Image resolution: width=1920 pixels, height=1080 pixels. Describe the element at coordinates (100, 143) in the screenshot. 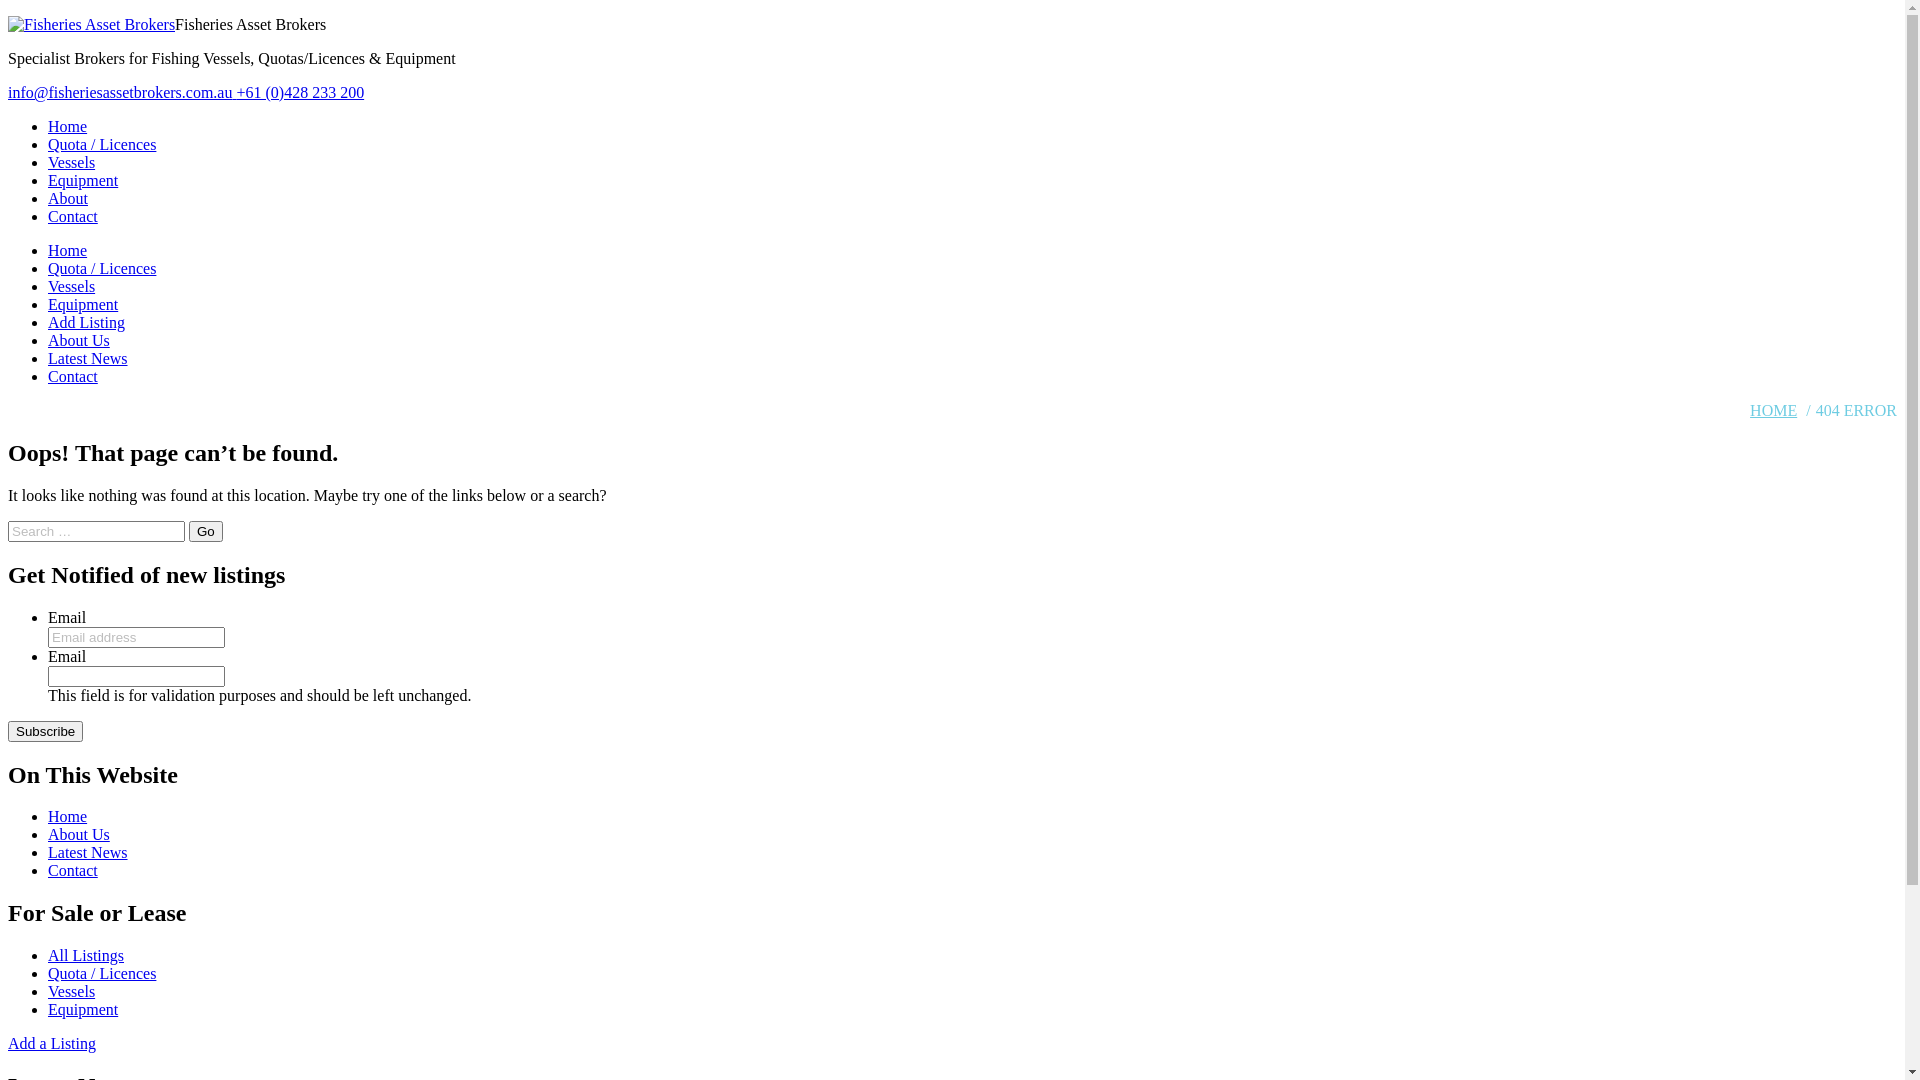

I see `'Quota / Licences'` at that location.